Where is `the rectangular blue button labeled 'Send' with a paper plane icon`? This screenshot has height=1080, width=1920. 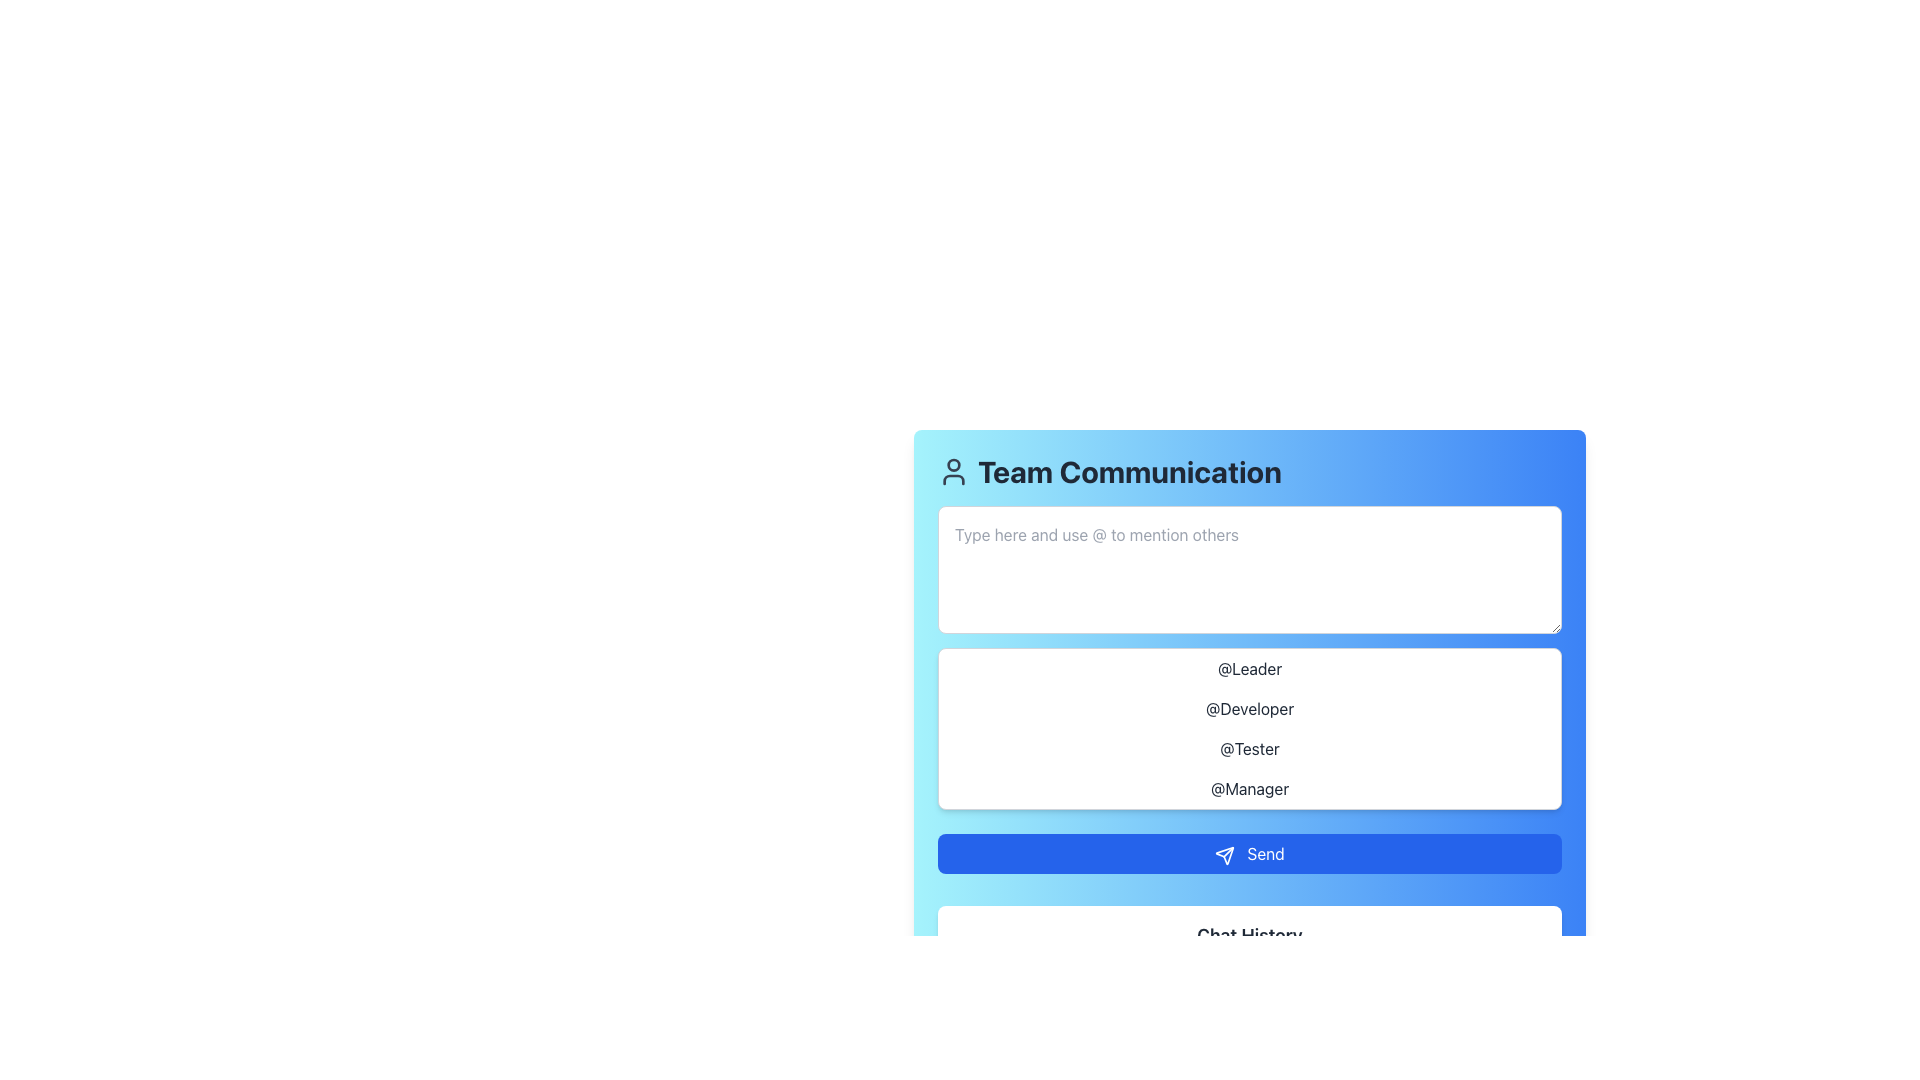
the rectangular blue button labeled 'Send' with a paper plane icon is located at coordinates (1248, 853).